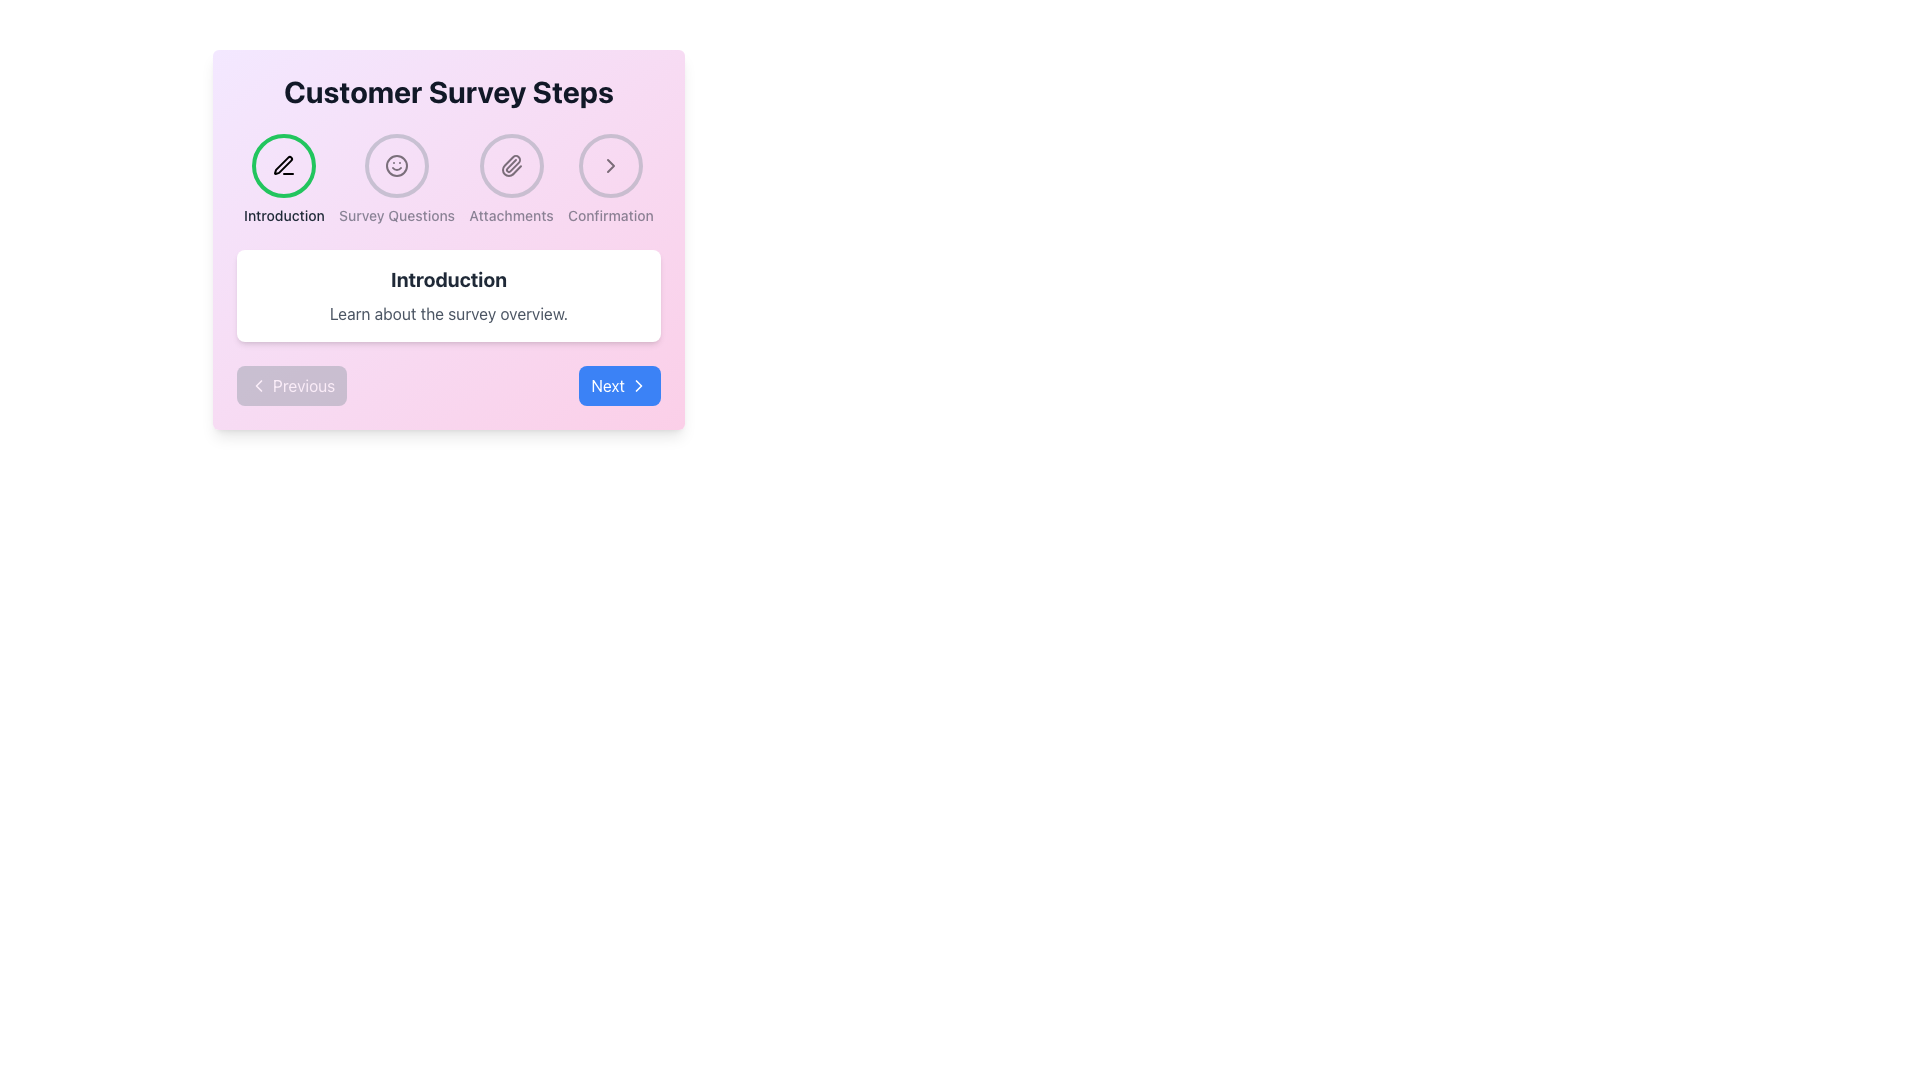 This screenshot has height=1080, width=1920. I want to click on the 'Previous' button with a light gray background and white text, so click(291, 385).